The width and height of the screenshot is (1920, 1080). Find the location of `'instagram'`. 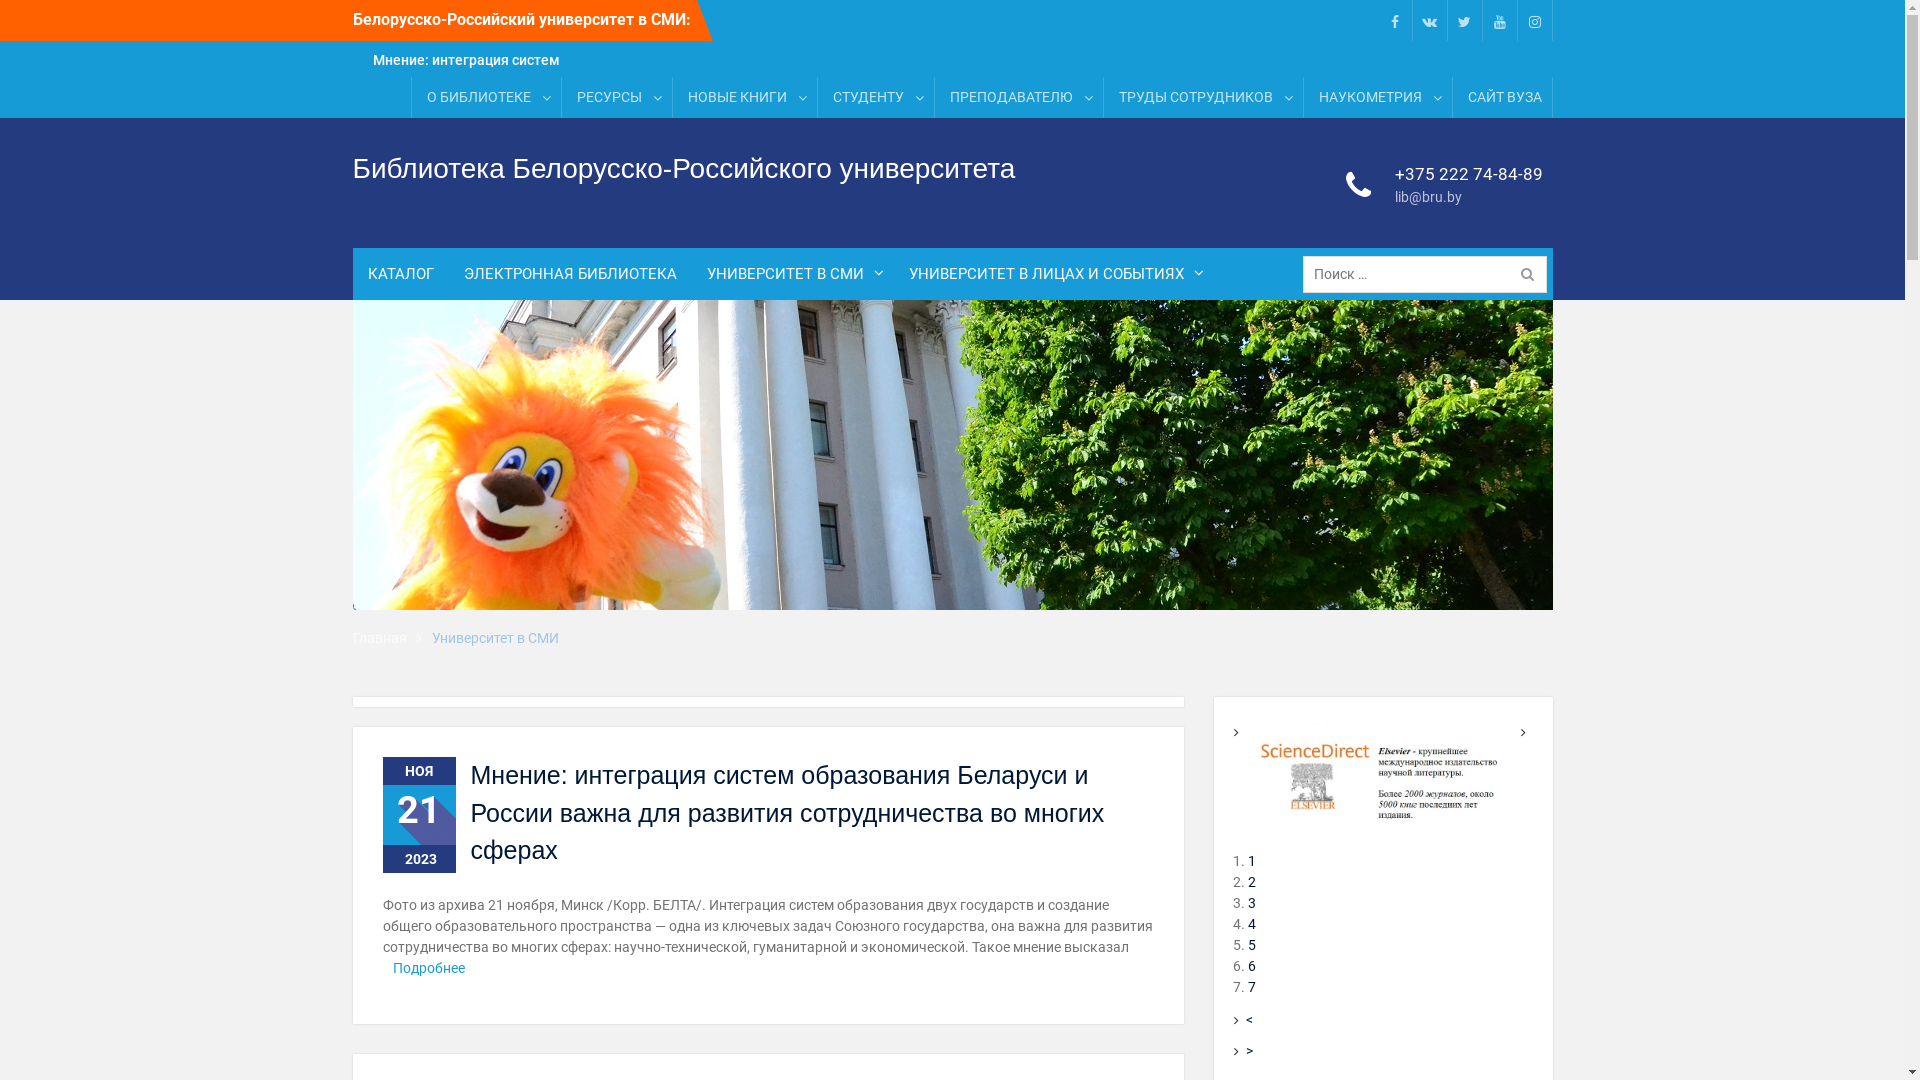

'instagram' is located at coordinates (1533, 20).